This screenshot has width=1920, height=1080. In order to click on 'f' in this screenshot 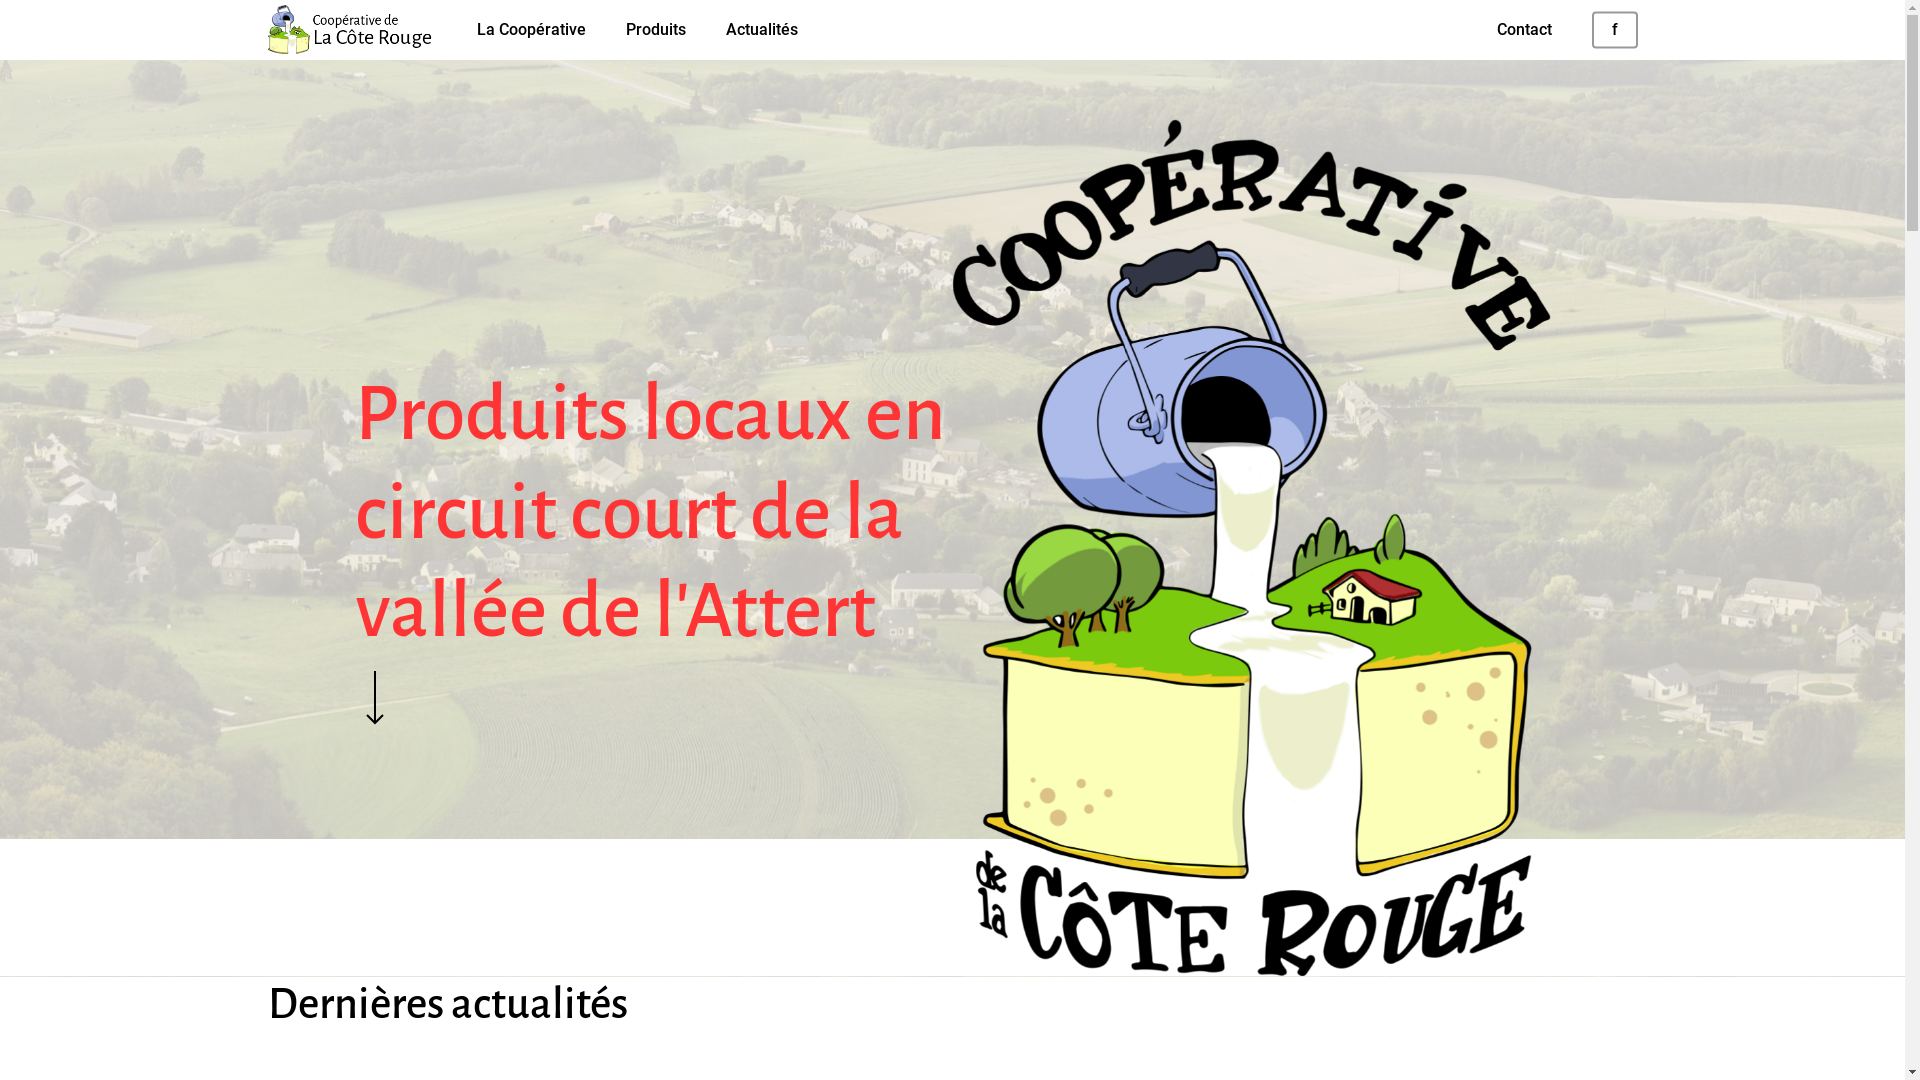, I will do `click(1614, 30)`.